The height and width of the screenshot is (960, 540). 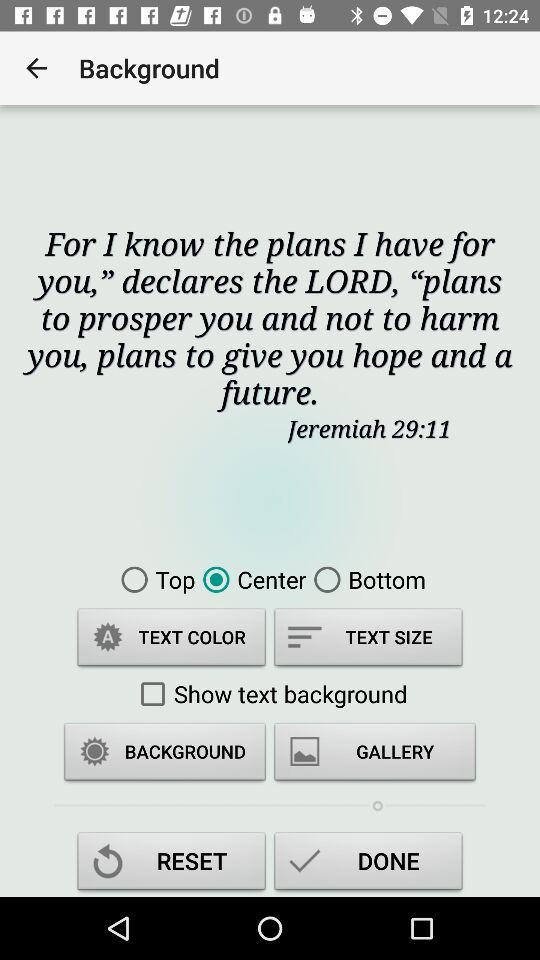 I want to click on the item to the right of reset item, so click(x=367, y=863).